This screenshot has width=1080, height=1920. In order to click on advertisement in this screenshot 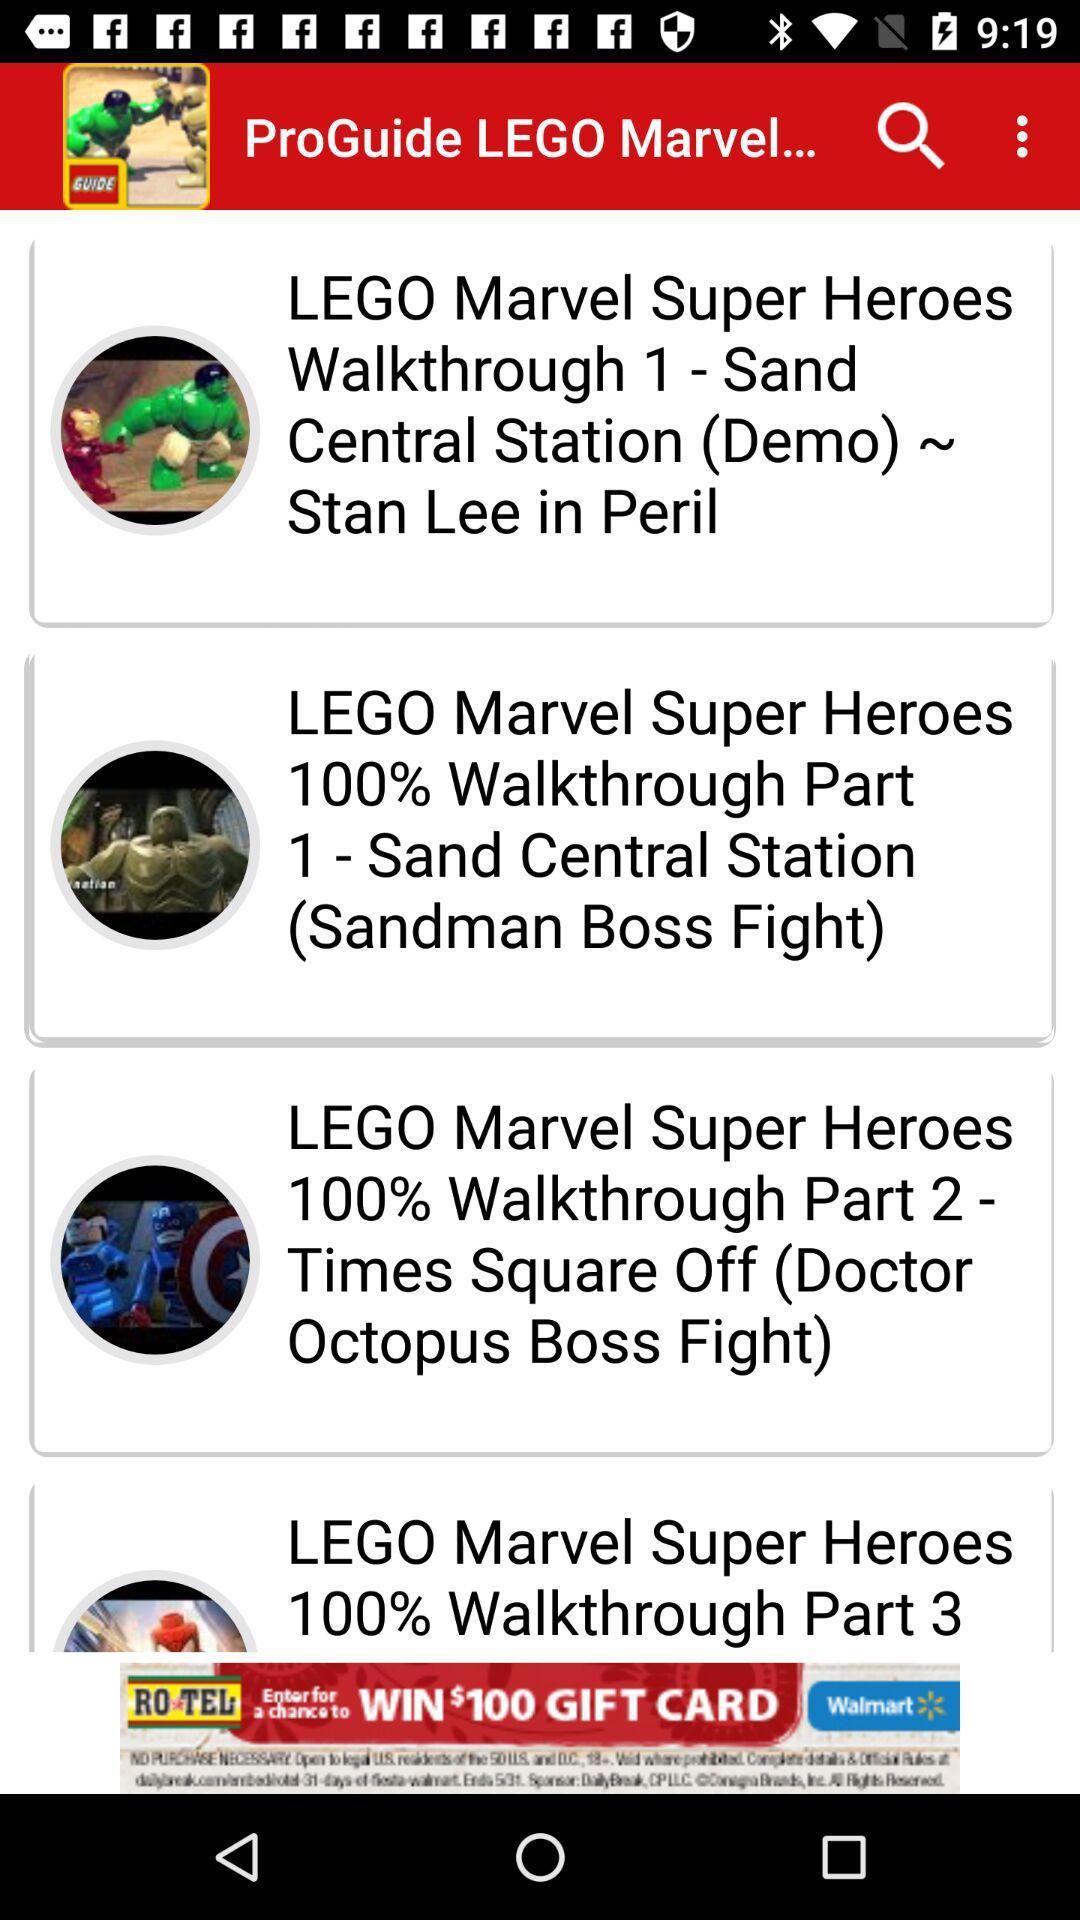, I will do `click(540, 1727)`.